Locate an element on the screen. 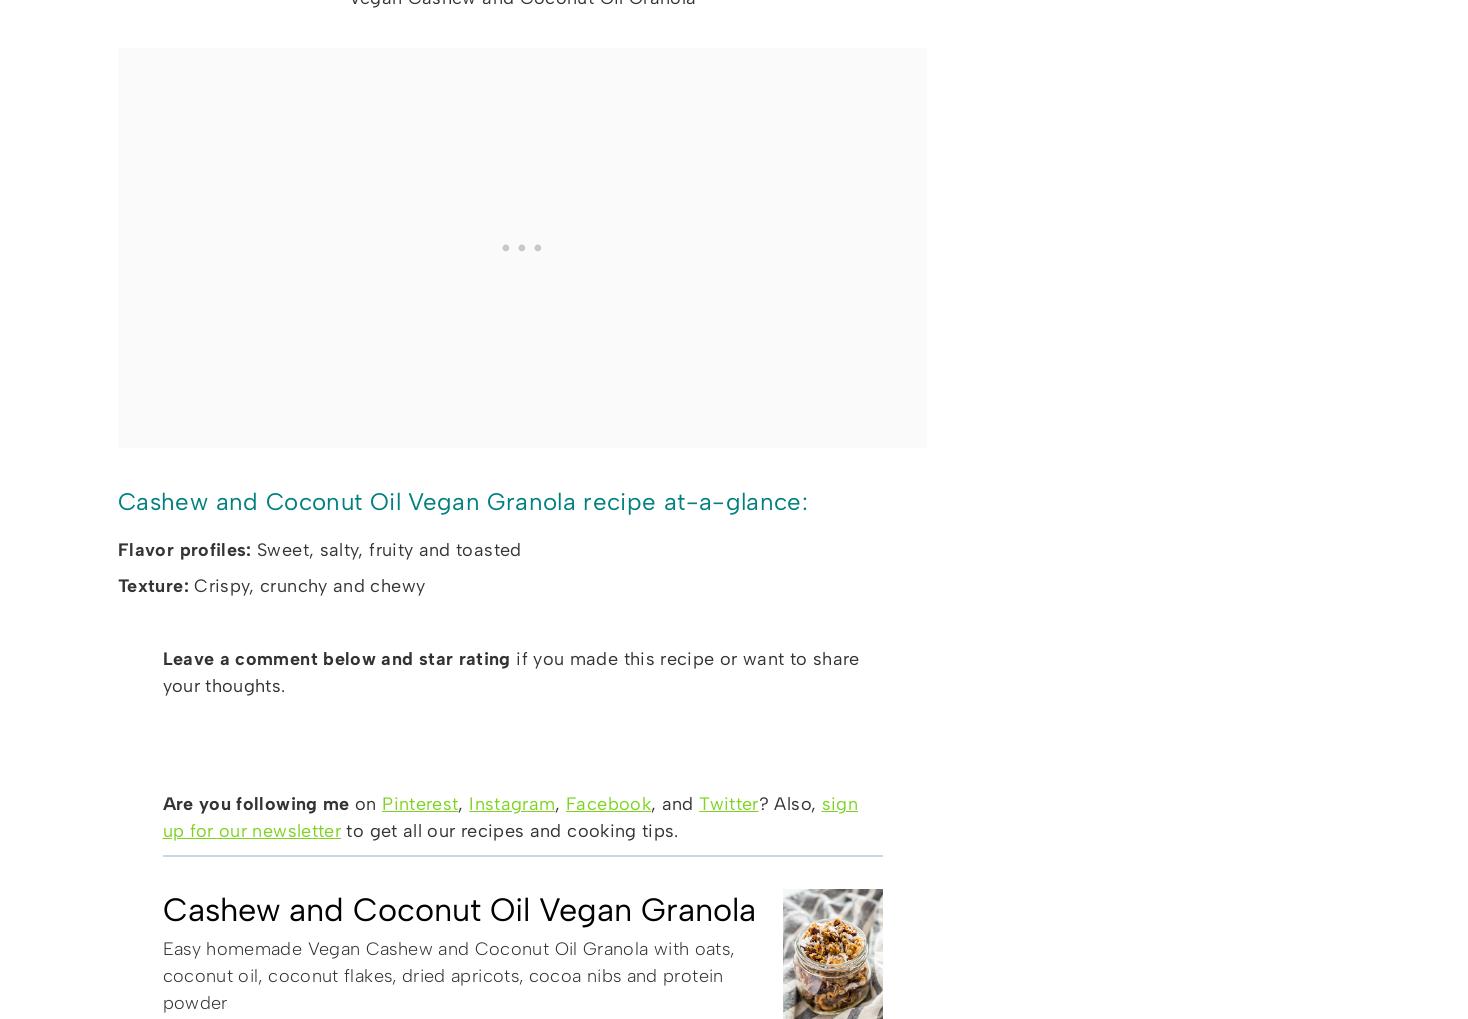 Image resolution: width=1468 pixels, height=1019 pixels. 'Texture:' is located at coordinates (151, 585).